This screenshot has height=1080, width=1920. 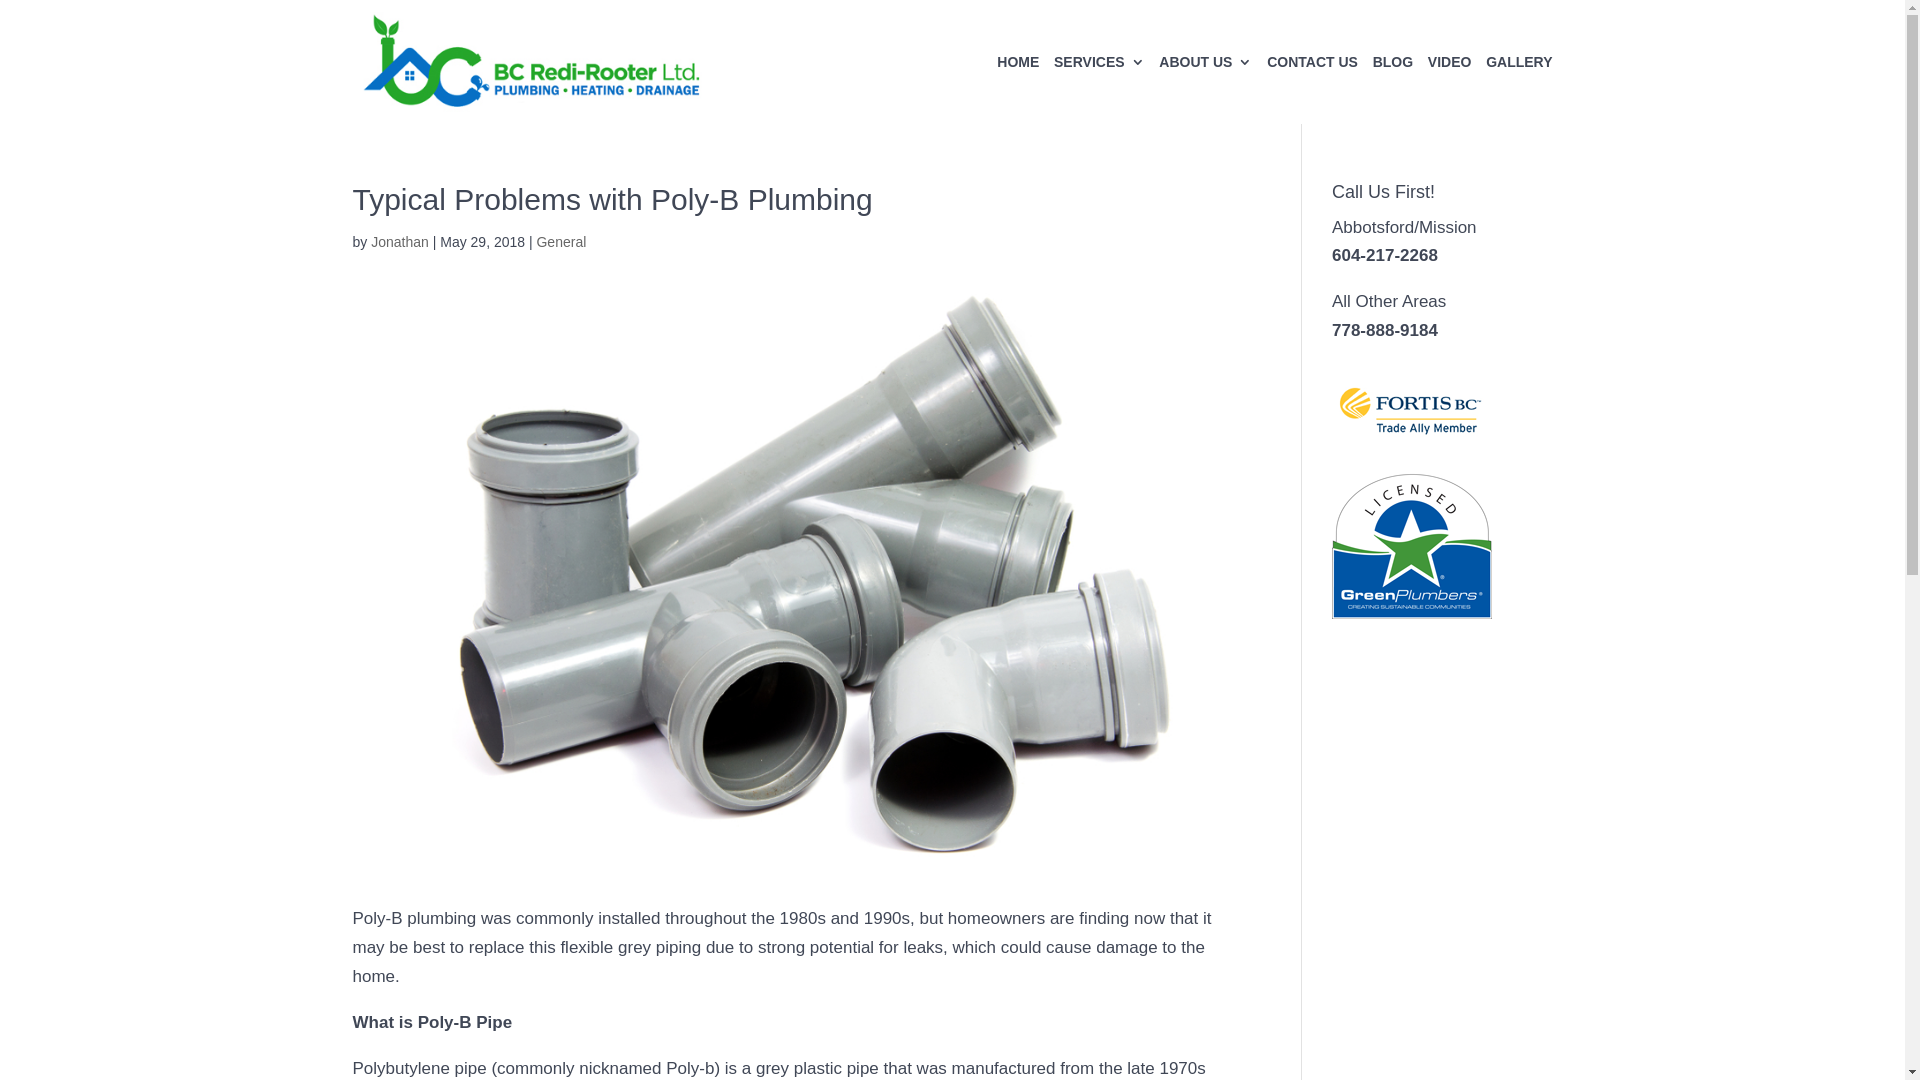 What do you see at coordinates (1312, 88) in the screenshot?
I see `'CONTACT US'` at bounding box center [1312, 88].